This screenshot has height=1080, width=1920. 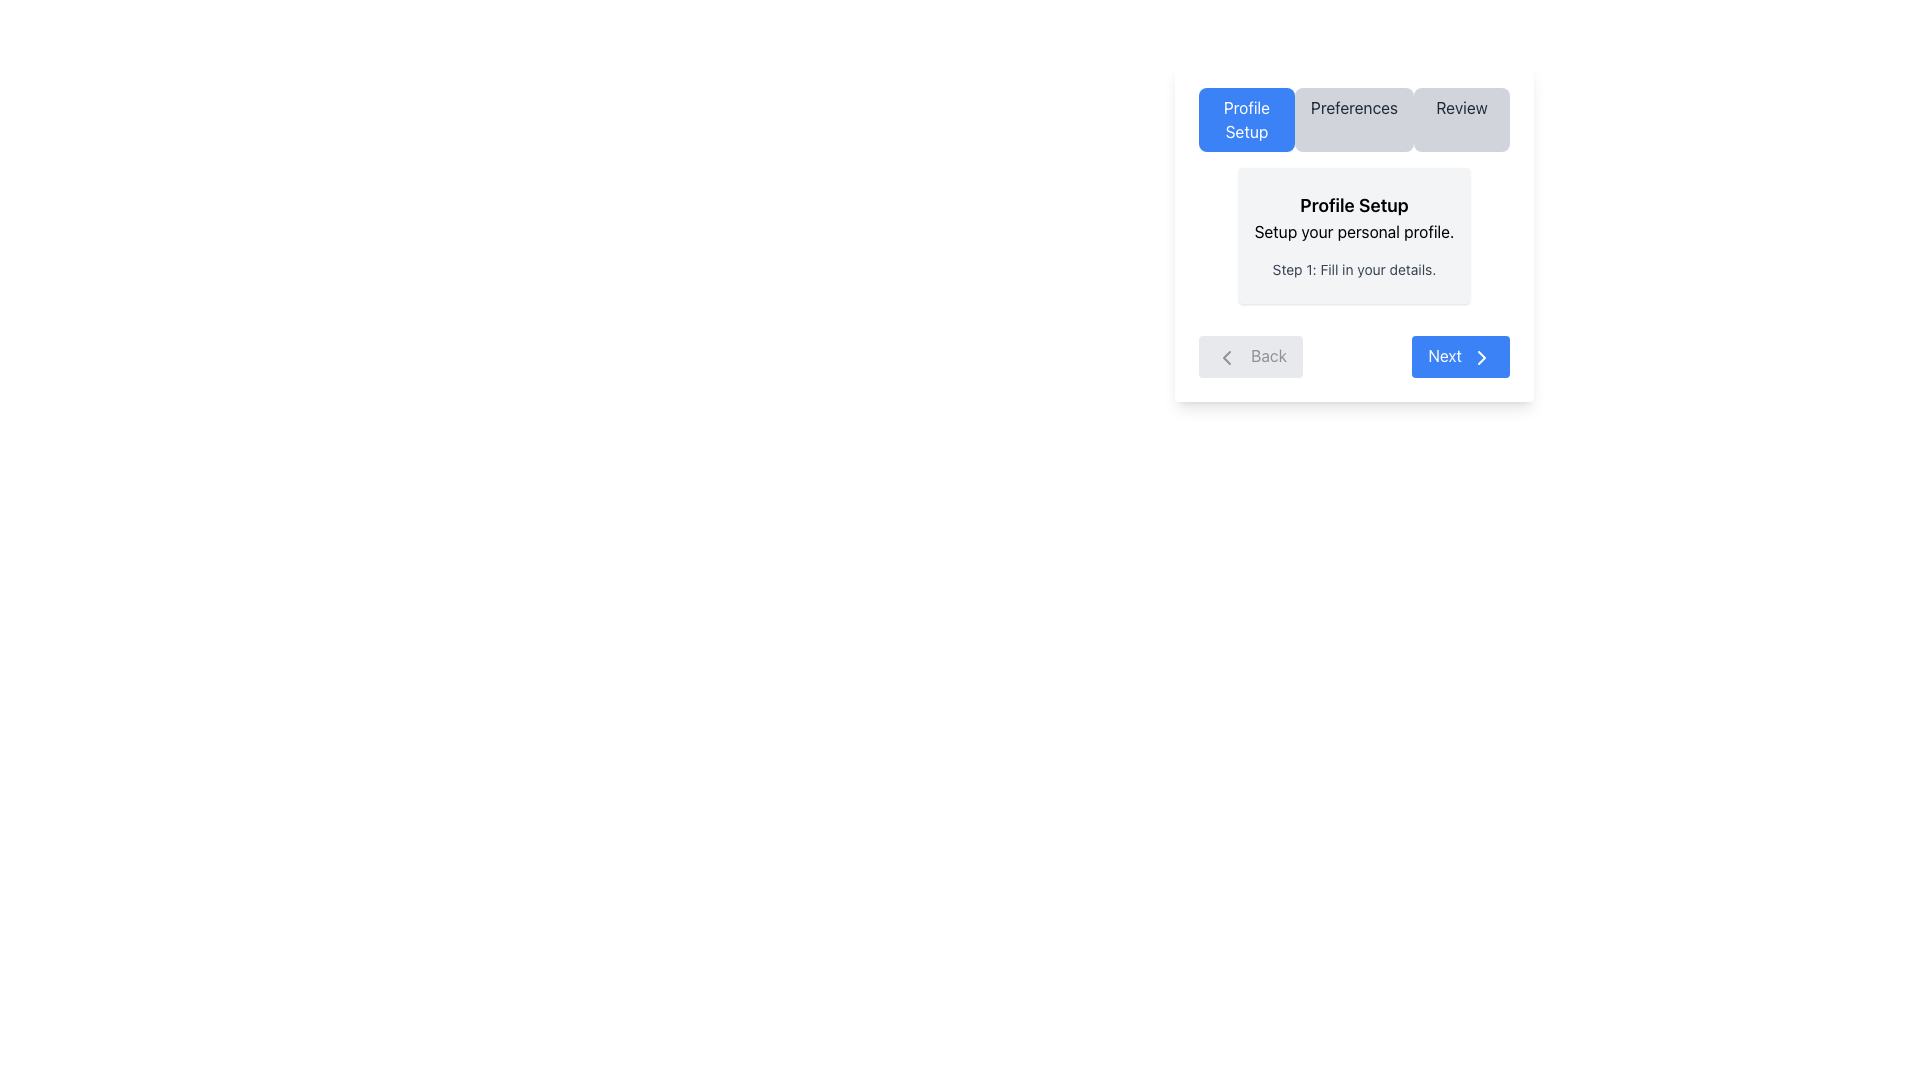 What do you see at coordinates (1354, 230) in the screenshot?
I see `the static text element that provides context or instruction about the profile setup process, located on the card titled 'Profile Setup', between the title and the step description 'Step 1: Fill in your details'` at bounding box center [1354, 230].